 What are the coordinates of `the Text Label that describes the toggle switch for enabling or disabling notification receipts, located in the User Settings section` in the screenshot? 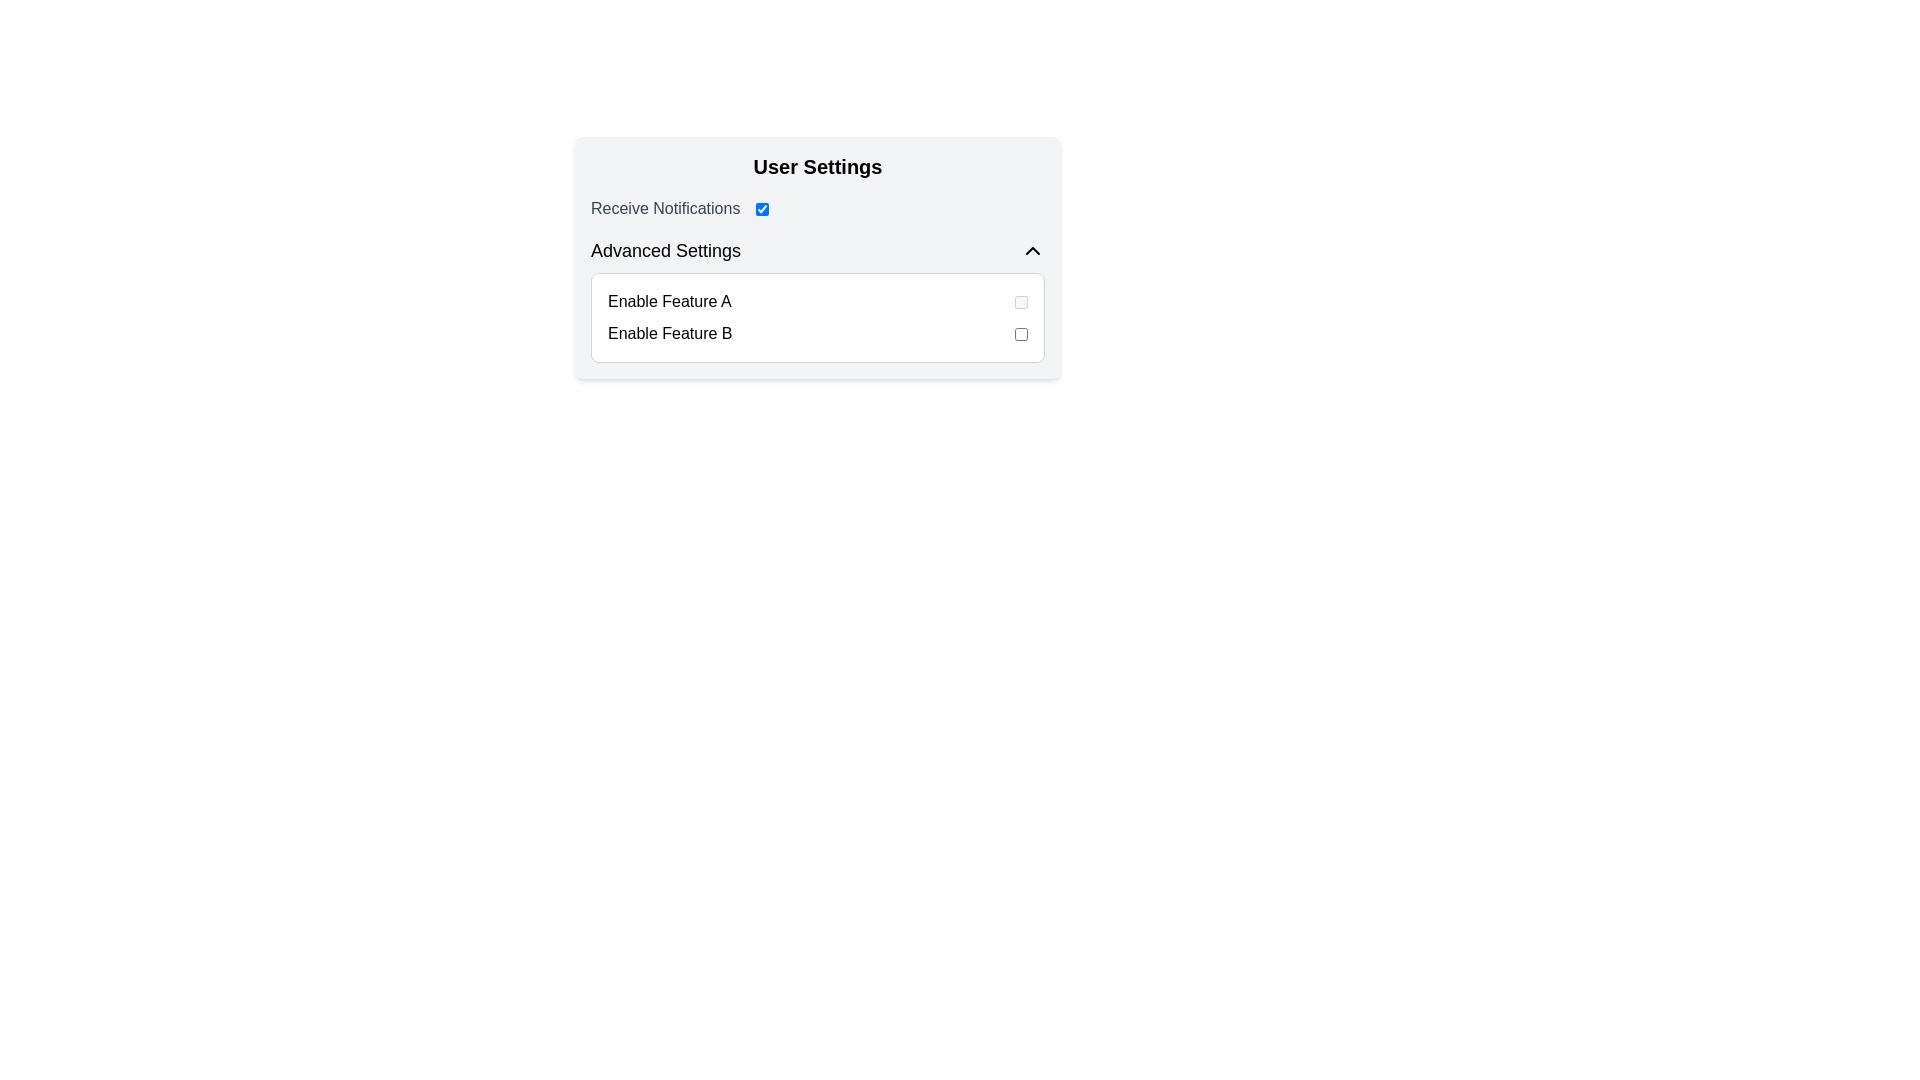 It's located at (817, 208).